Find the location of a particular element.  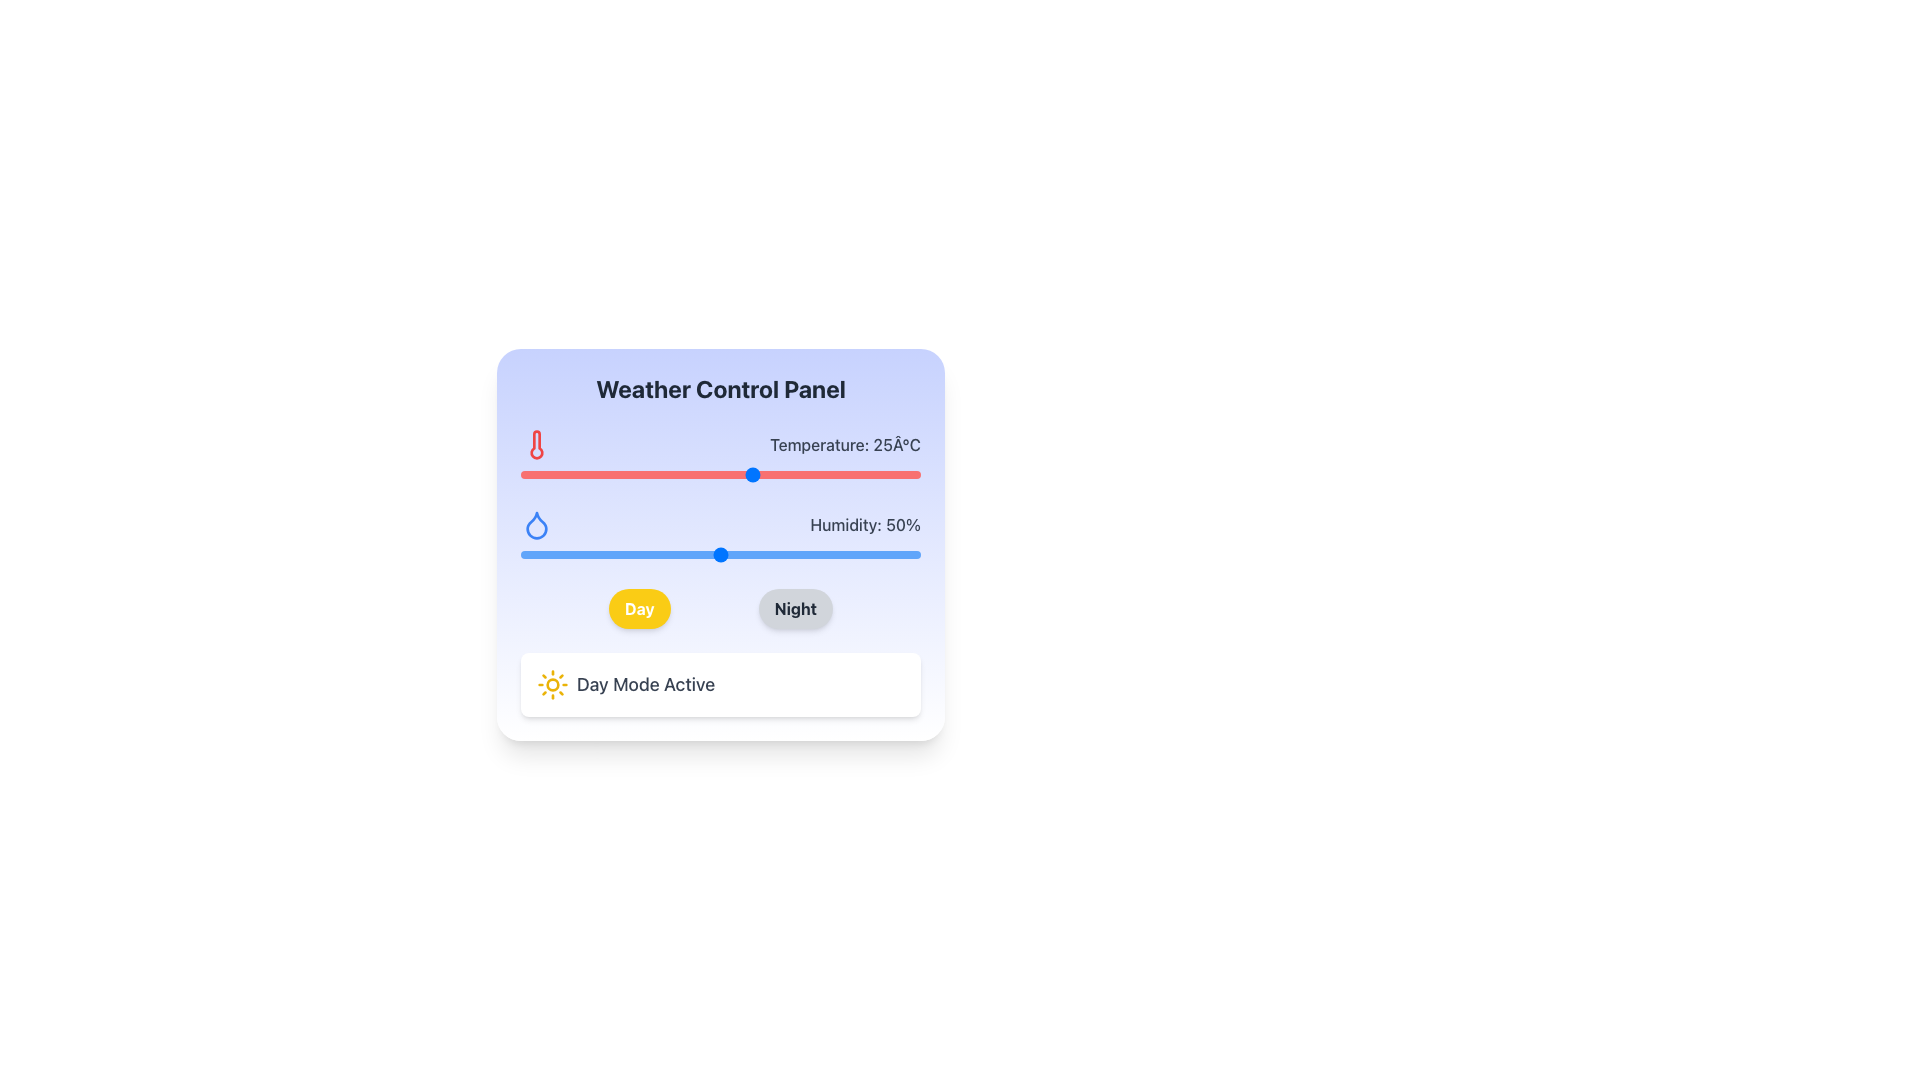

the inner circle of the sun icon, which is located at the bottom-left section of the 'Day Mode Active' card is located at coordinates (552, 684).